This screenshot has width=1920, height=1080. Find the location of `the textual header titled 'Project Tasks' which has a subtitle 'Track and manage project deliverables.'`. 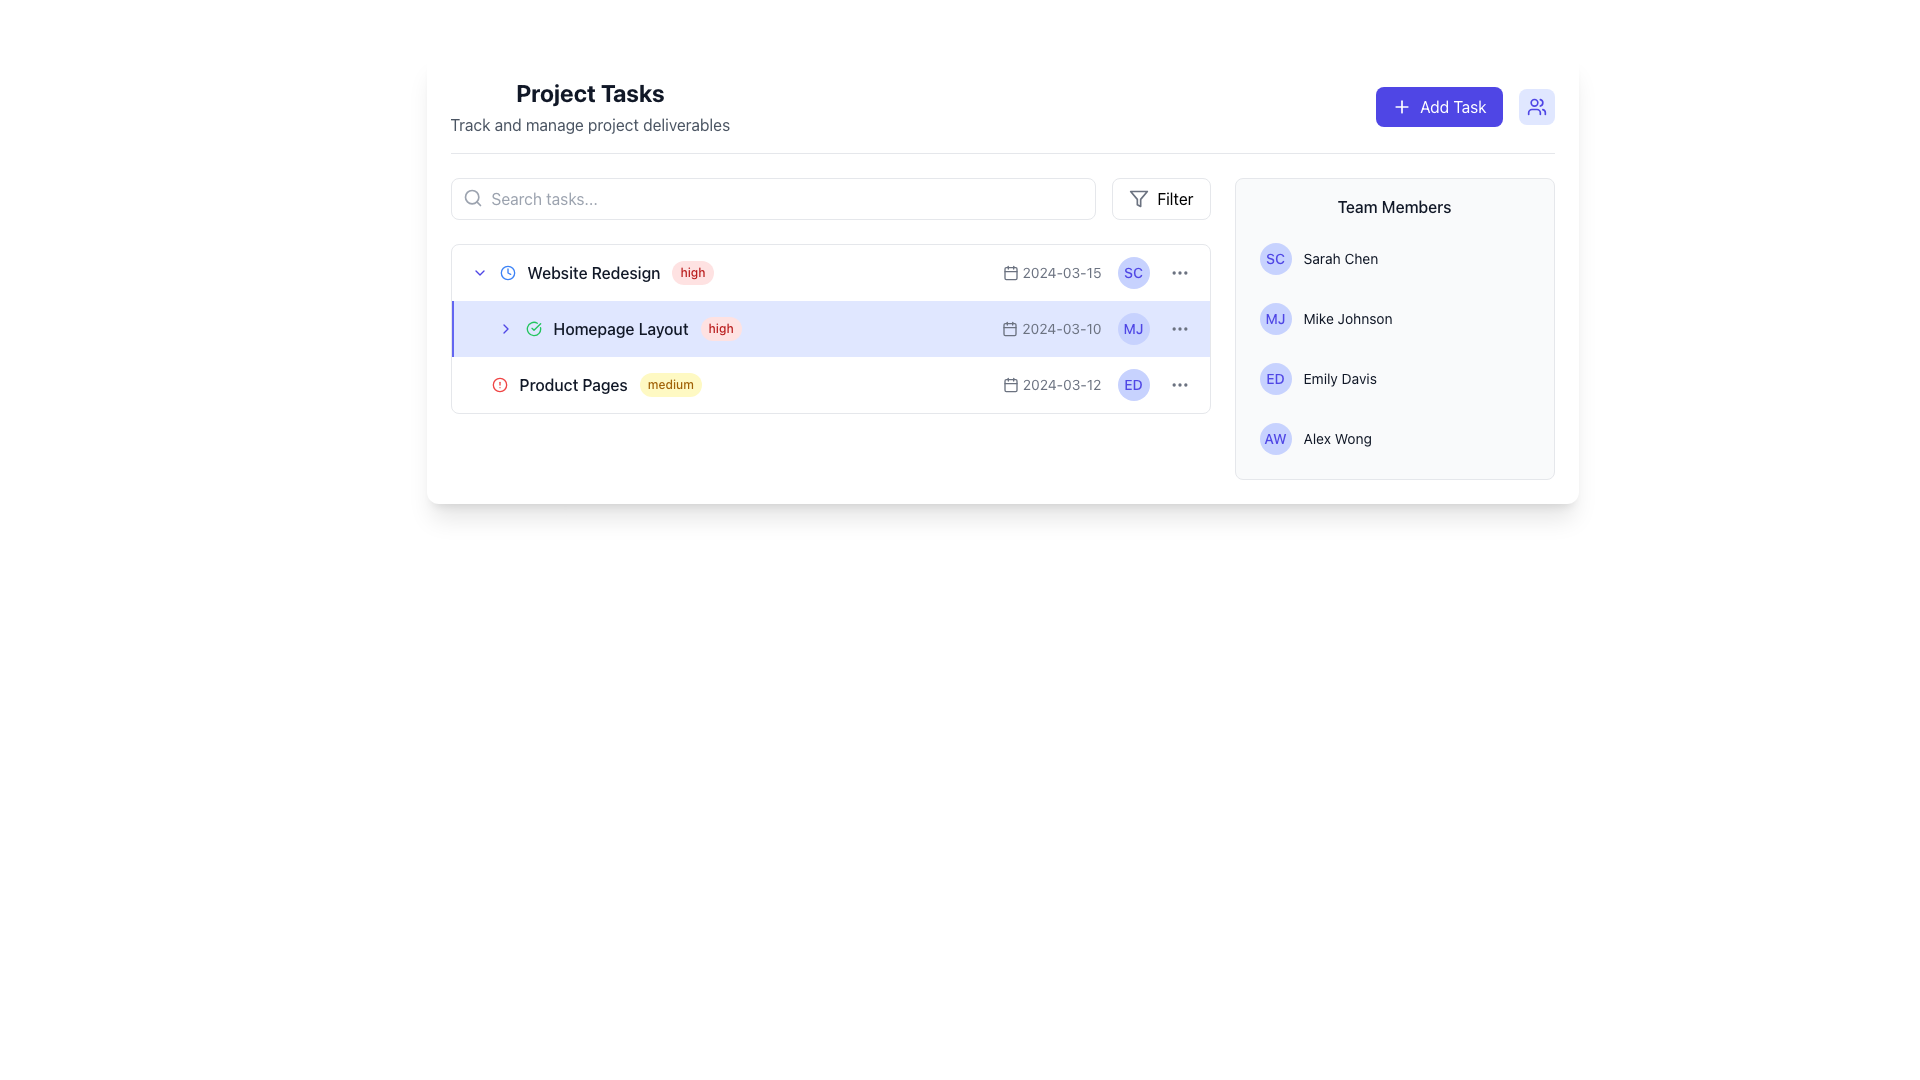

the textual header titled 'Project Tasks' which has a subtitle 'Track and manage project deliverables.' is located at coordinates (589, 107).